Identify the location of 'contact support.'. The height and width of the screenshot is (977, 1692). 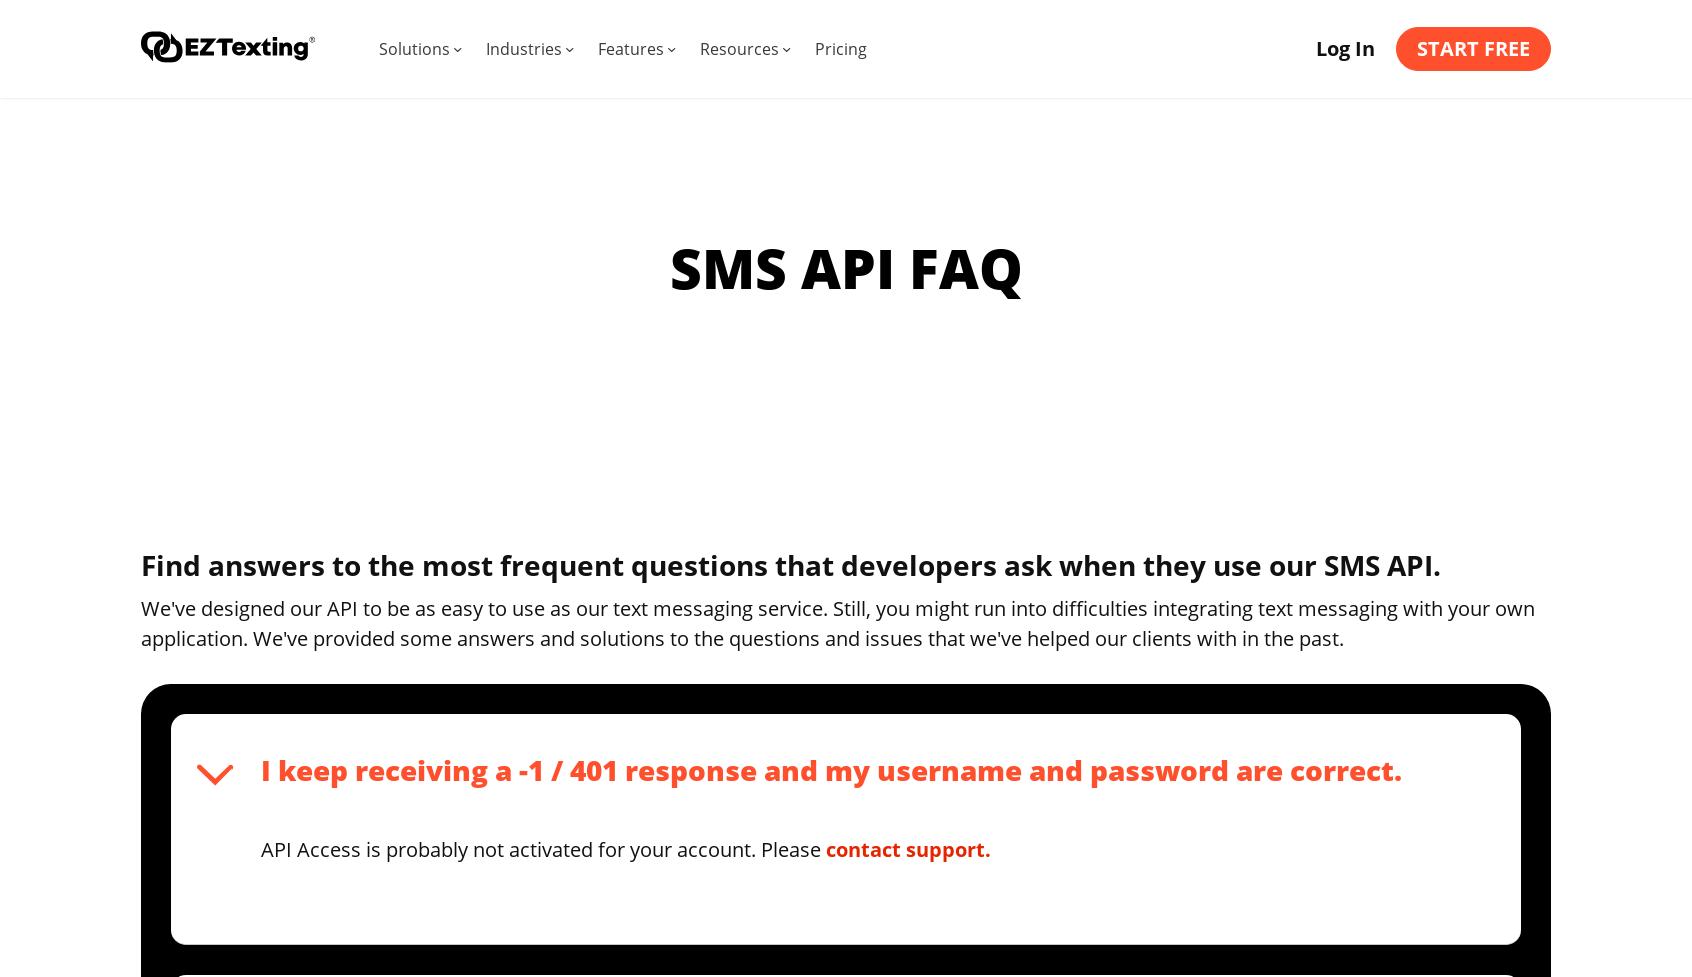
(907, 847).